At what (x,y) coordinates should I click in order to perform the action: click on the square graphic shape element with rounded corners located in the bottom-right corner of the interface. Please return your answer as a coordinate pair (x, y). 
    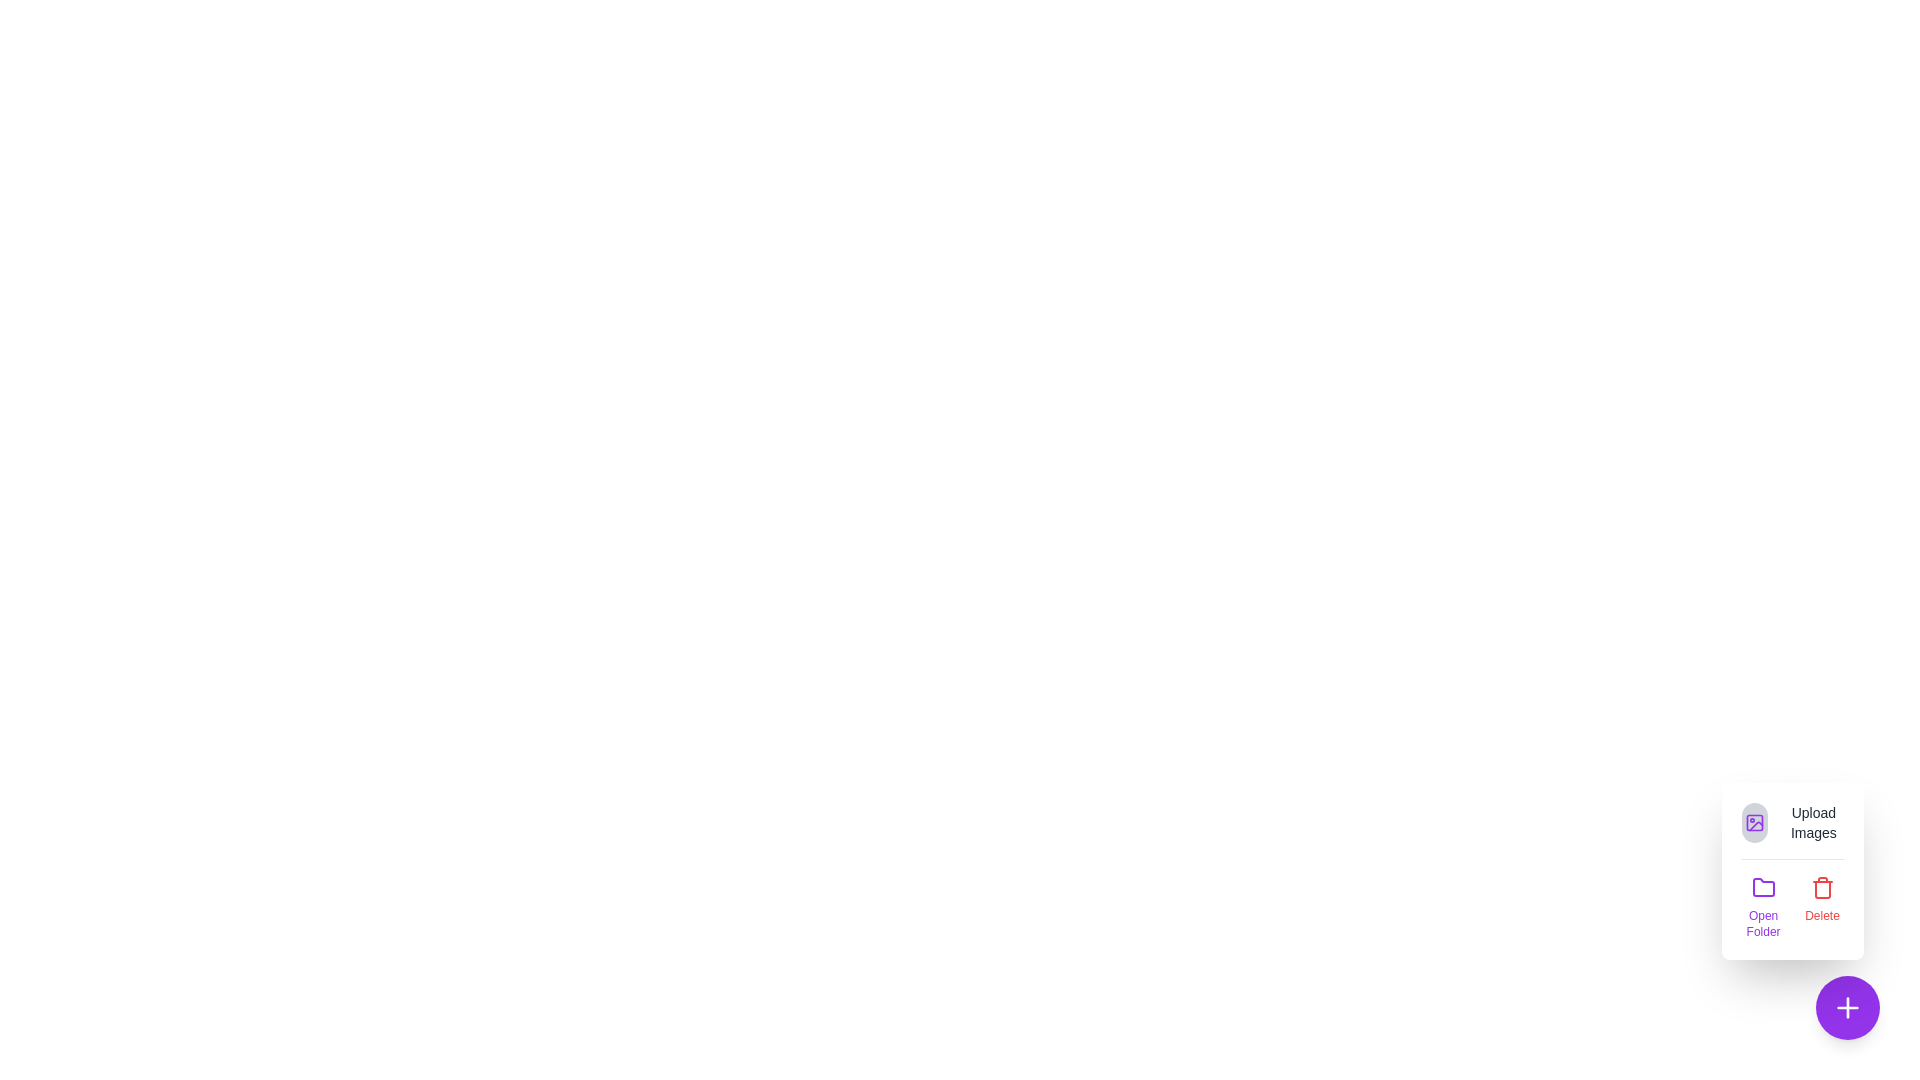
    Looking at the image, I should click on (1753, 822).